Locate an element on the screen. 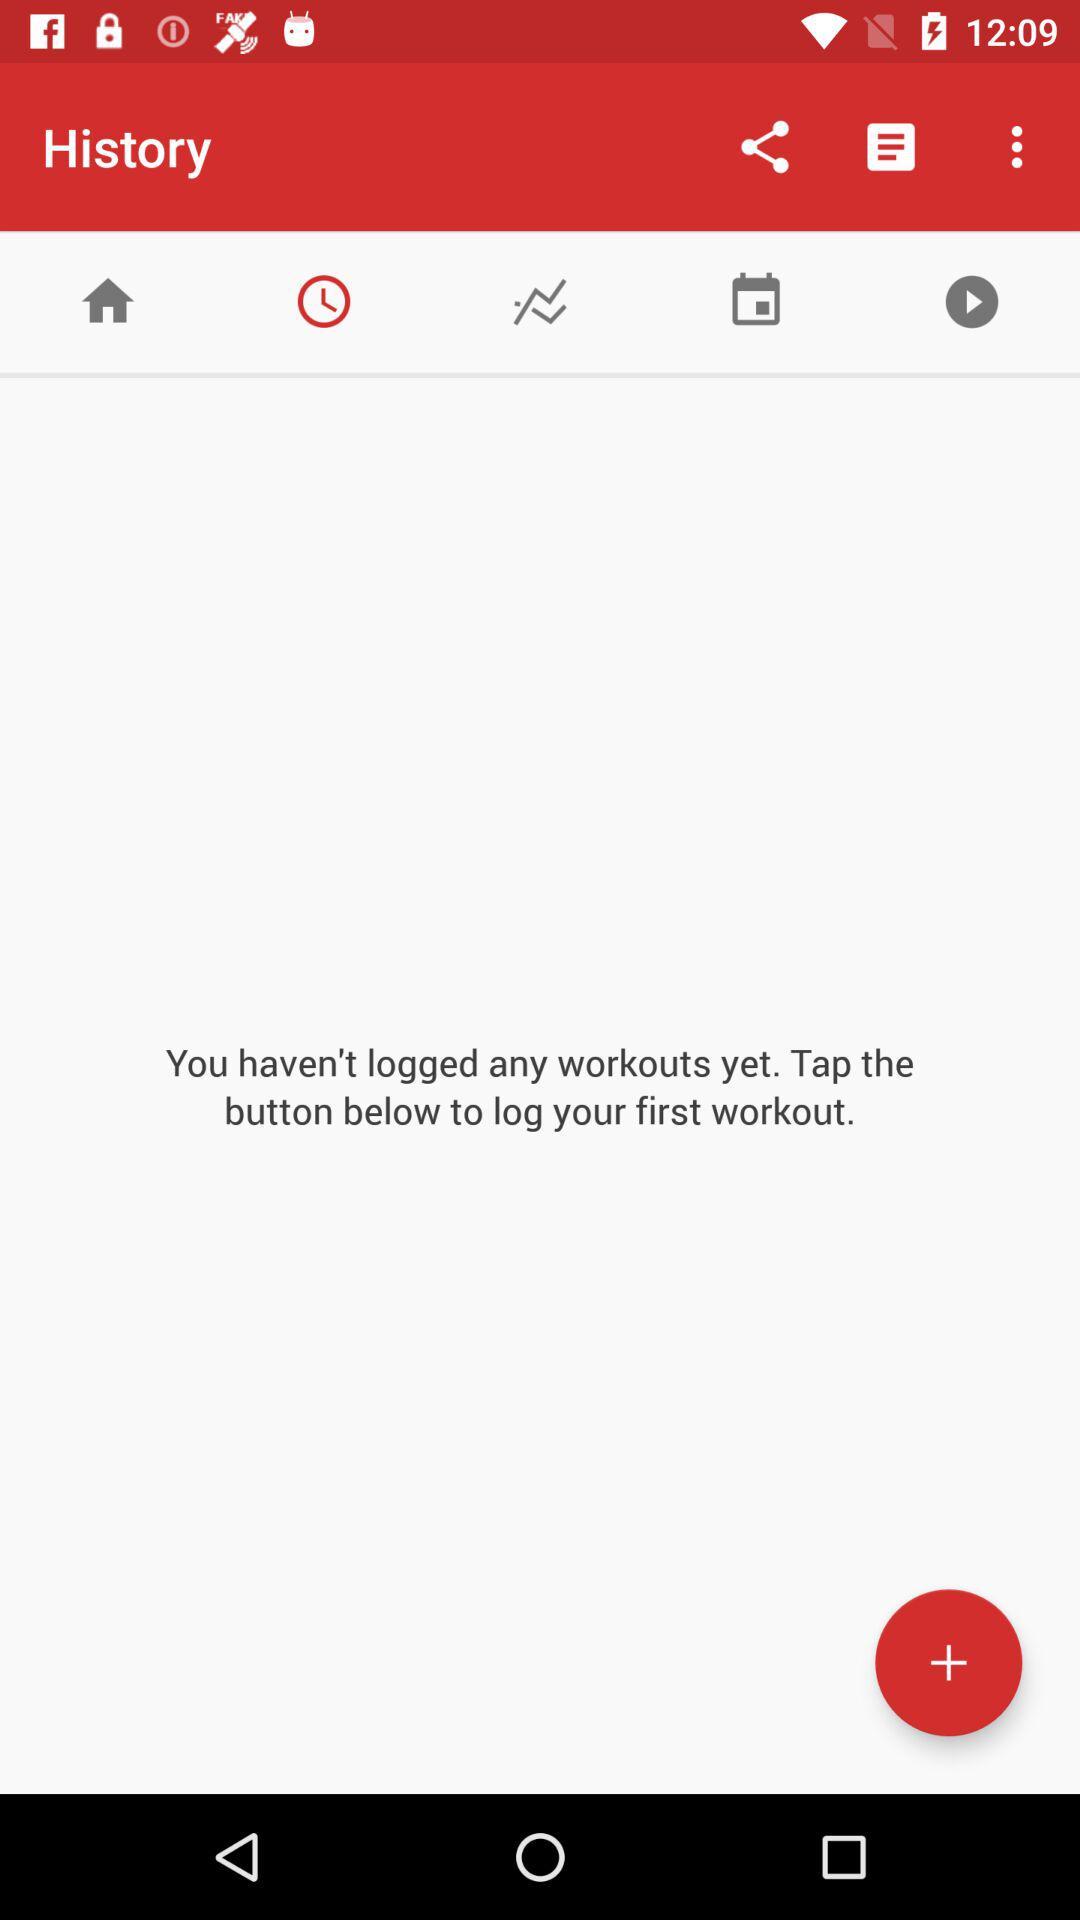  the add icon is located at coordinates (947, 1662).